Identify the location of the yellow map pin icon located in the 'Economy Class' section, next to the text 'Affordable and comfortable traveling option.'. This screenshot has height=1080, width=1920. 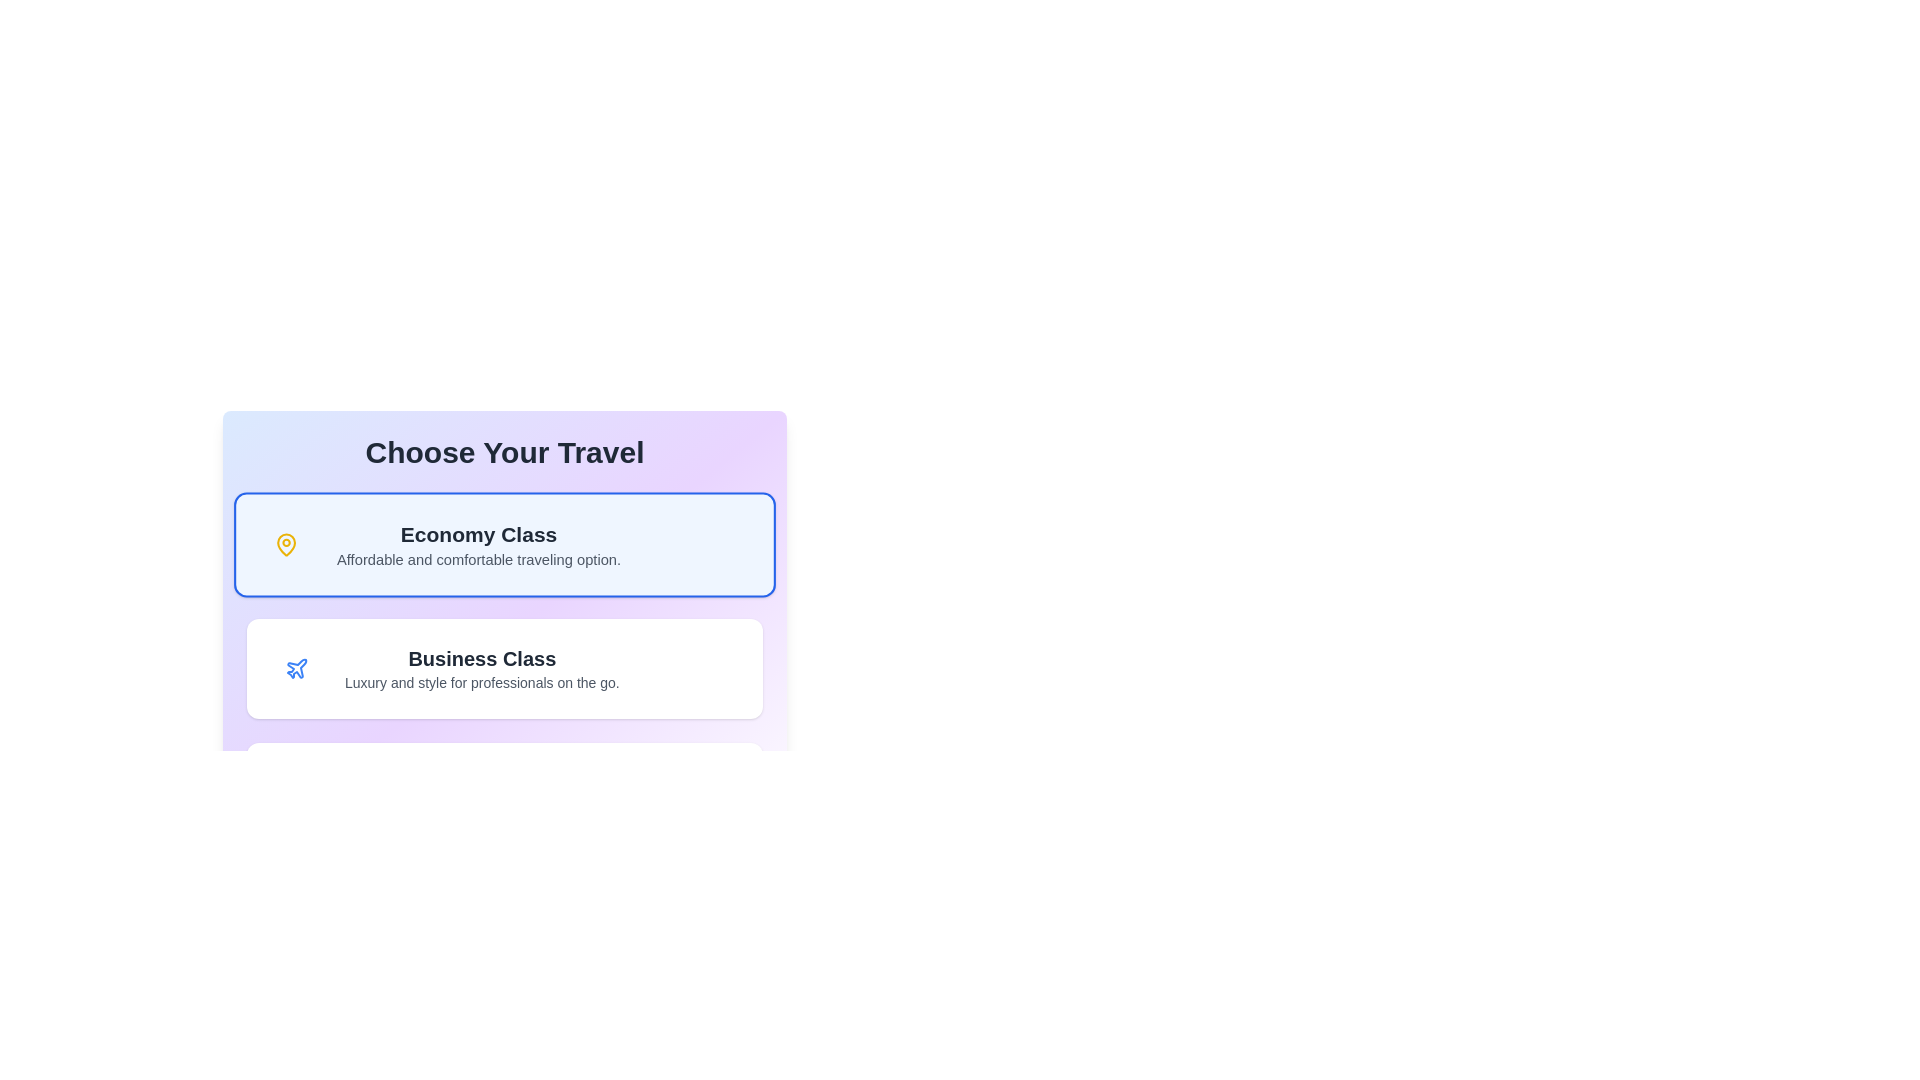
(285, 544).